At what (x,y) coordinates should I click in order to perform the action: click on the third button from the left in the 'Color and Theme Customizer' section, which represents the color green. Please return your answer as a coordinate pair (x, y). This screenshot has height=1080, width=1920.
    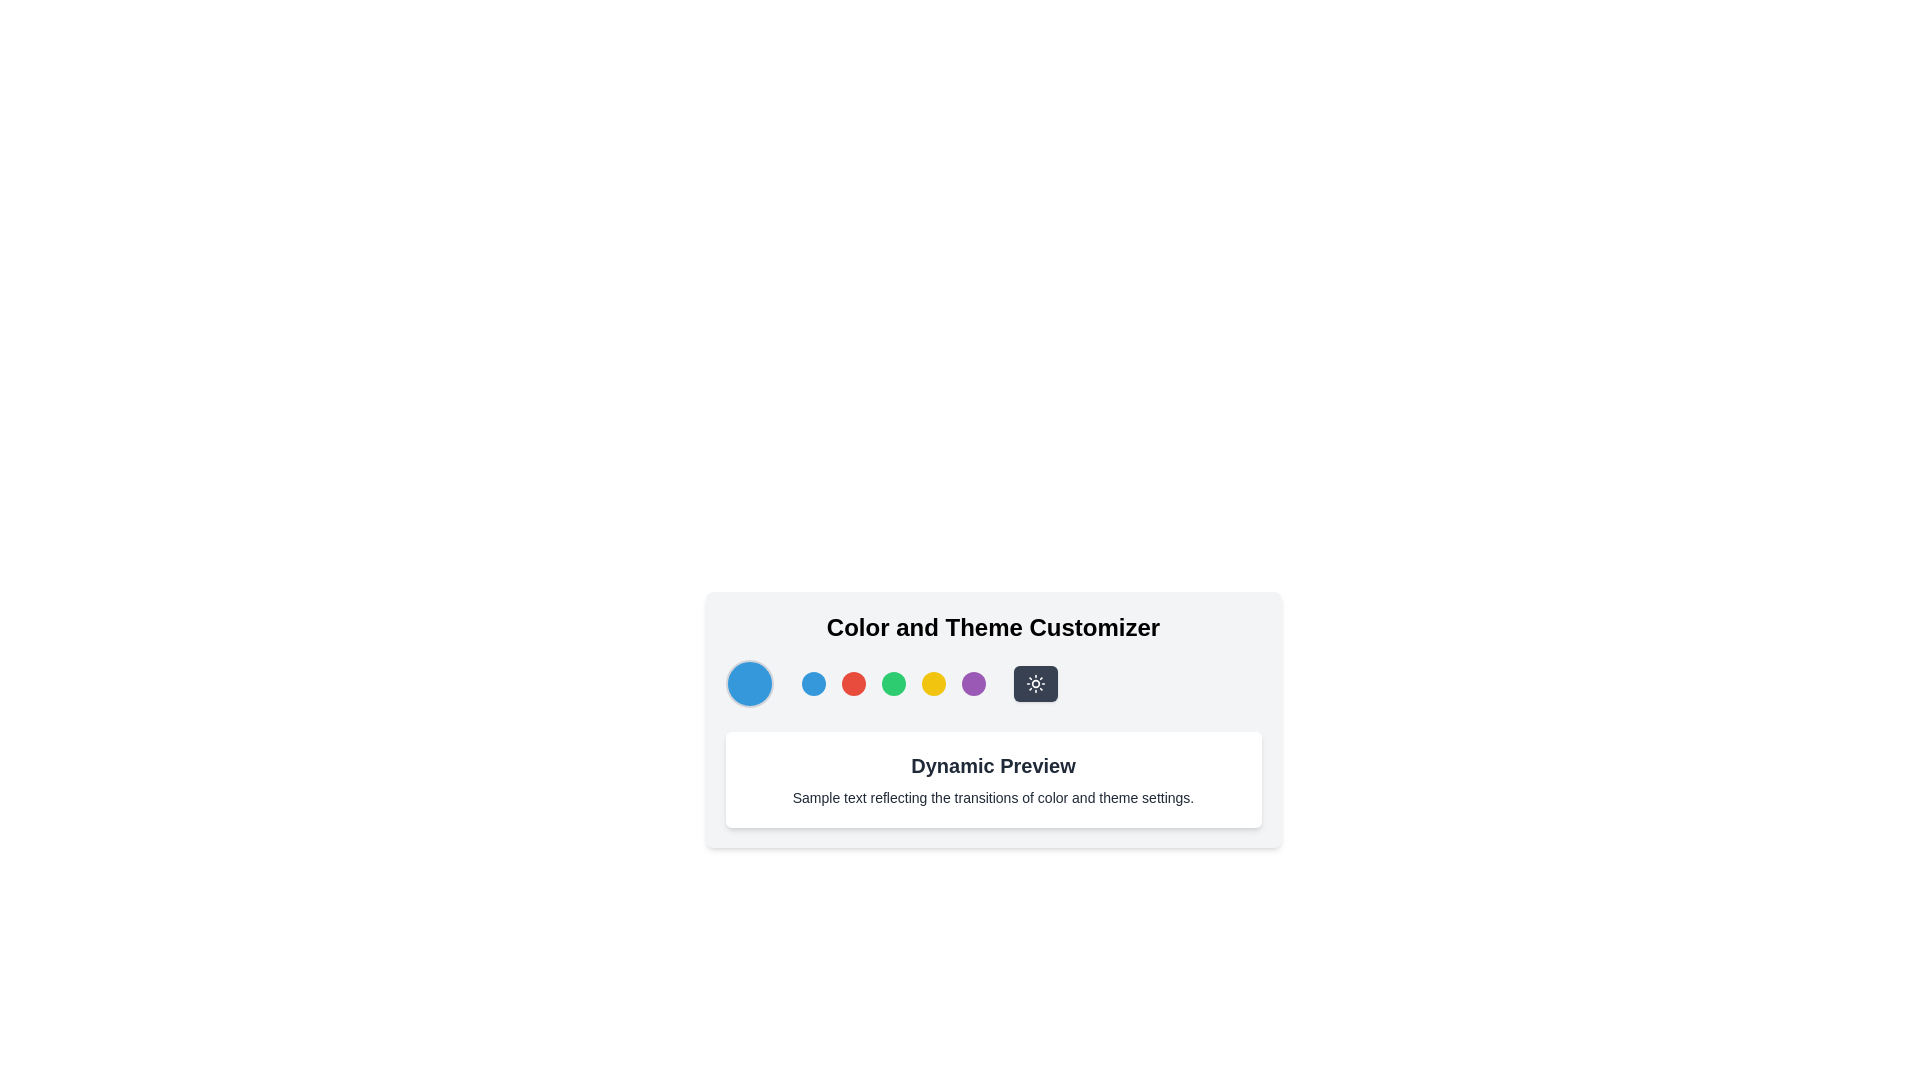
    Looking at the image, I should click on (892, 682).